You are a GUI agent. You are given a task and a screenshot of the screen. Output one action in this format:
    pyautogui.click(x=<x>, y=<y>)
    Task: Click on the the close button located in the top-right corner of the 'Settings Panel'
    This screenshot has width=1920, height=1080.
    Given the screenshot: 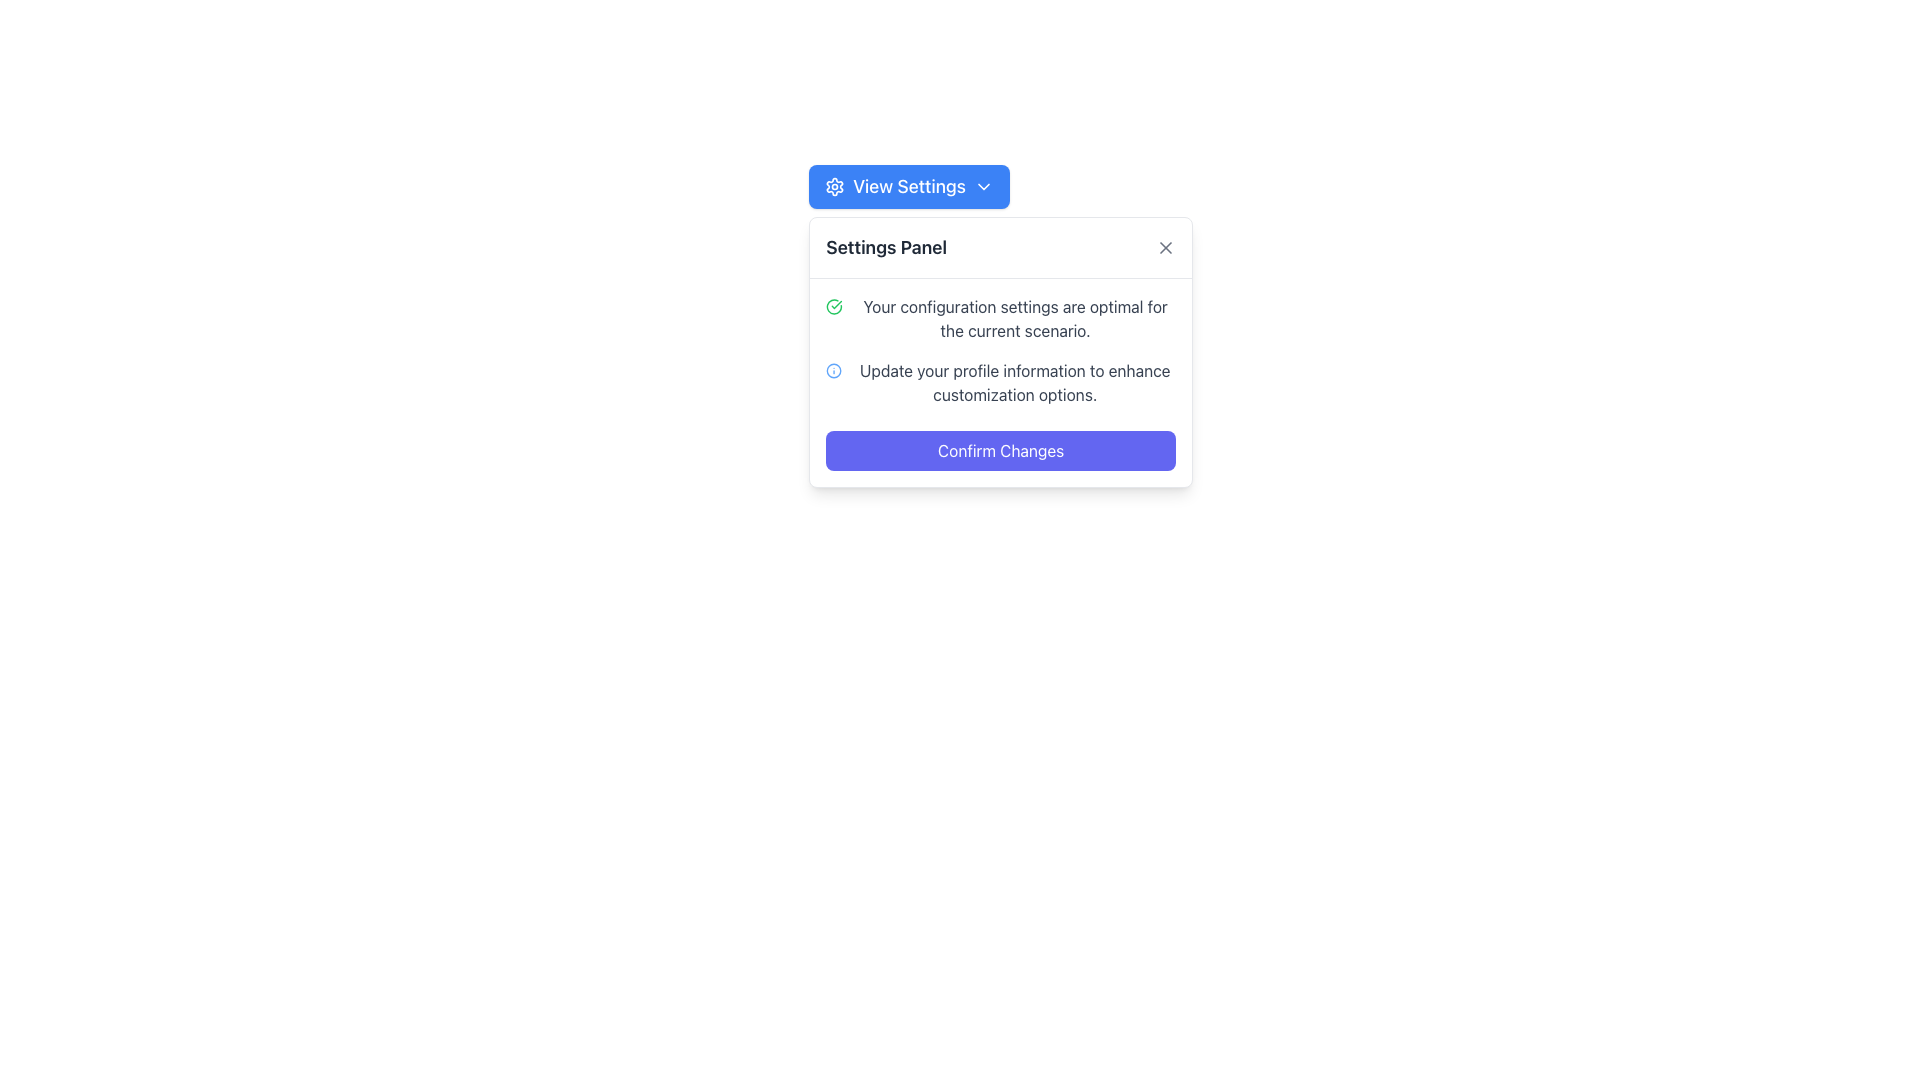 What is the action you would take?
    pyautogui.click(x=1166, y=246)
    